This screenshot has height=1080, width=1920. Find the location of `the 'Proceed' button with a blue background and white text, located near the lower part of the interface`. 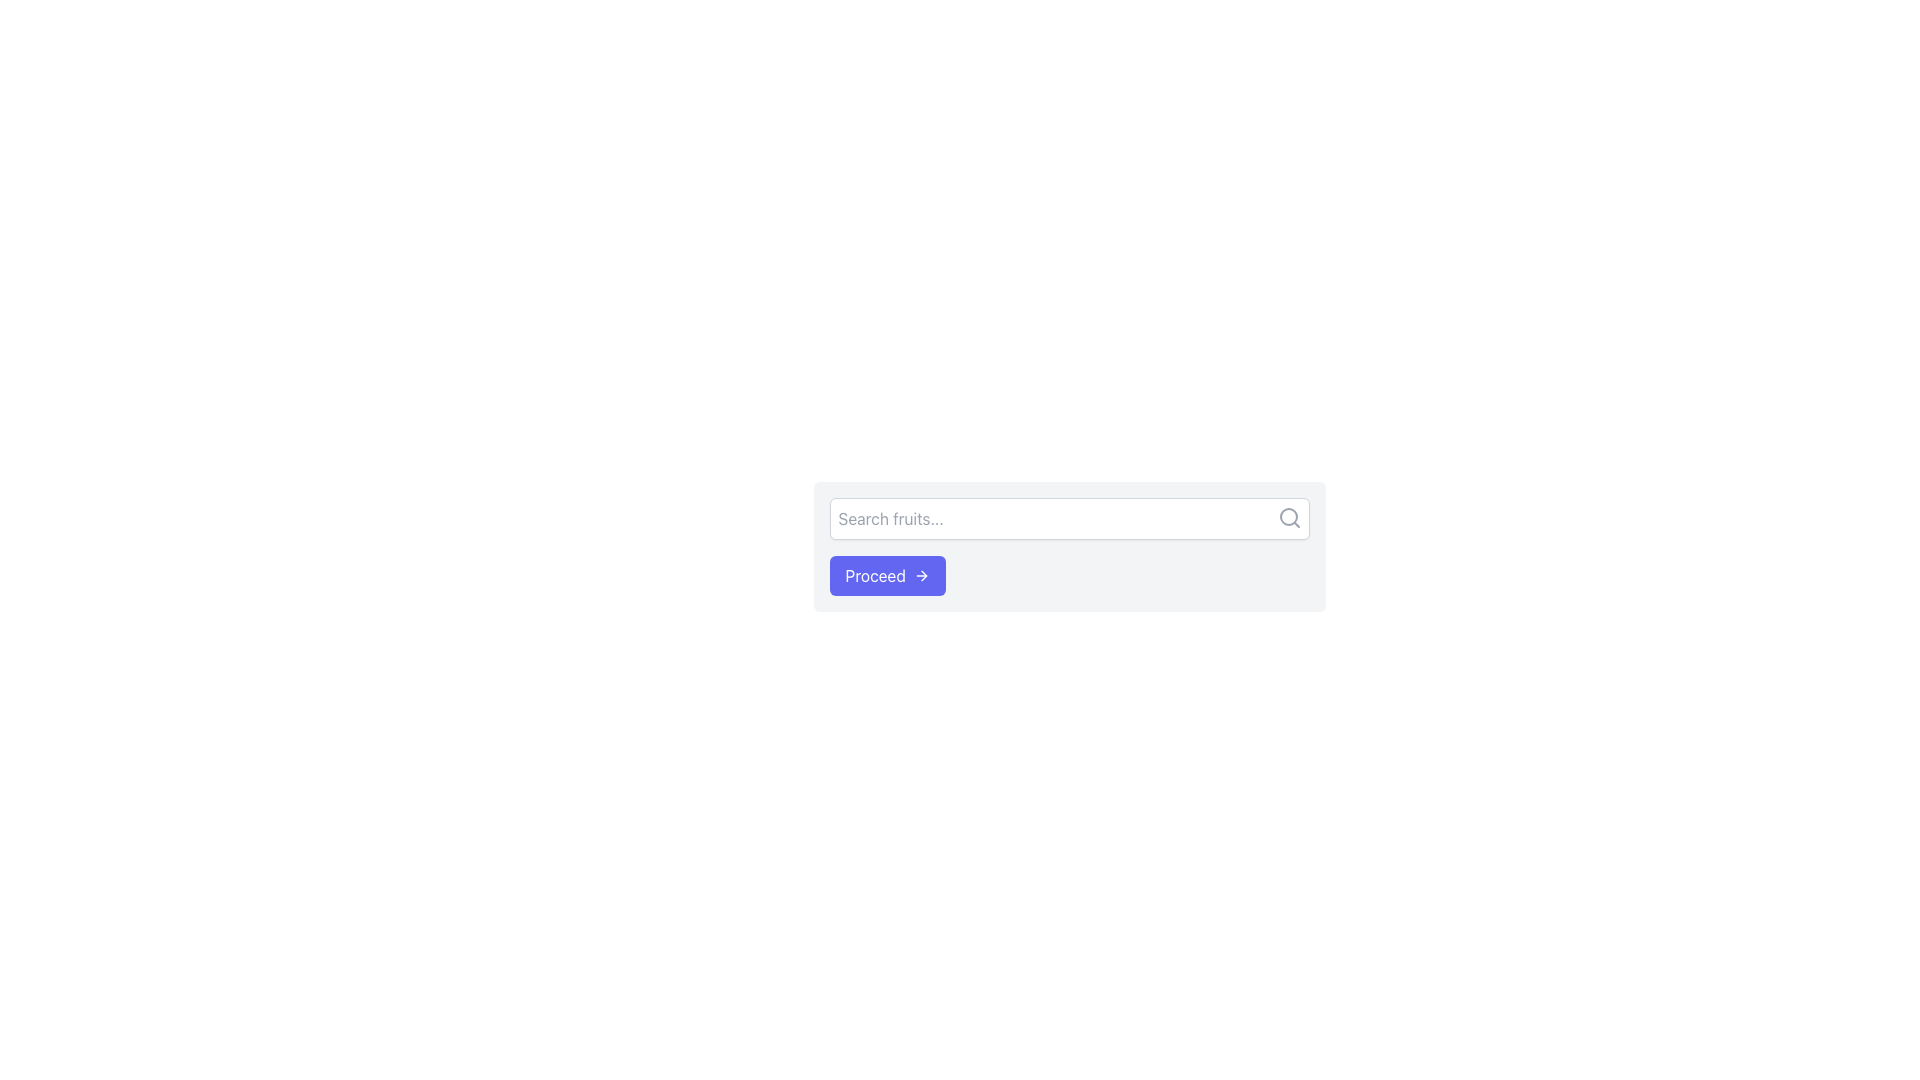

the 'Proceed' button with a blue background and white text, located near the lower part of the interface is located at coordinates (886, 575).